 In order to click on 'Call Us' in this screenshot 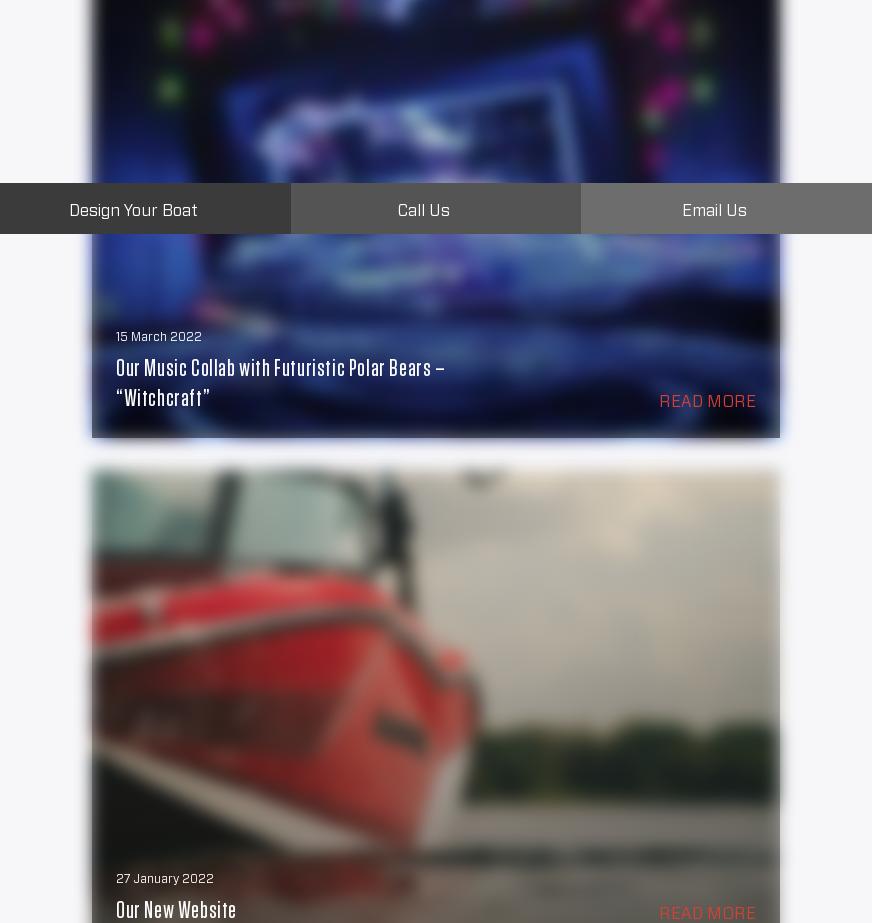, I will do `click(423, 210)`.